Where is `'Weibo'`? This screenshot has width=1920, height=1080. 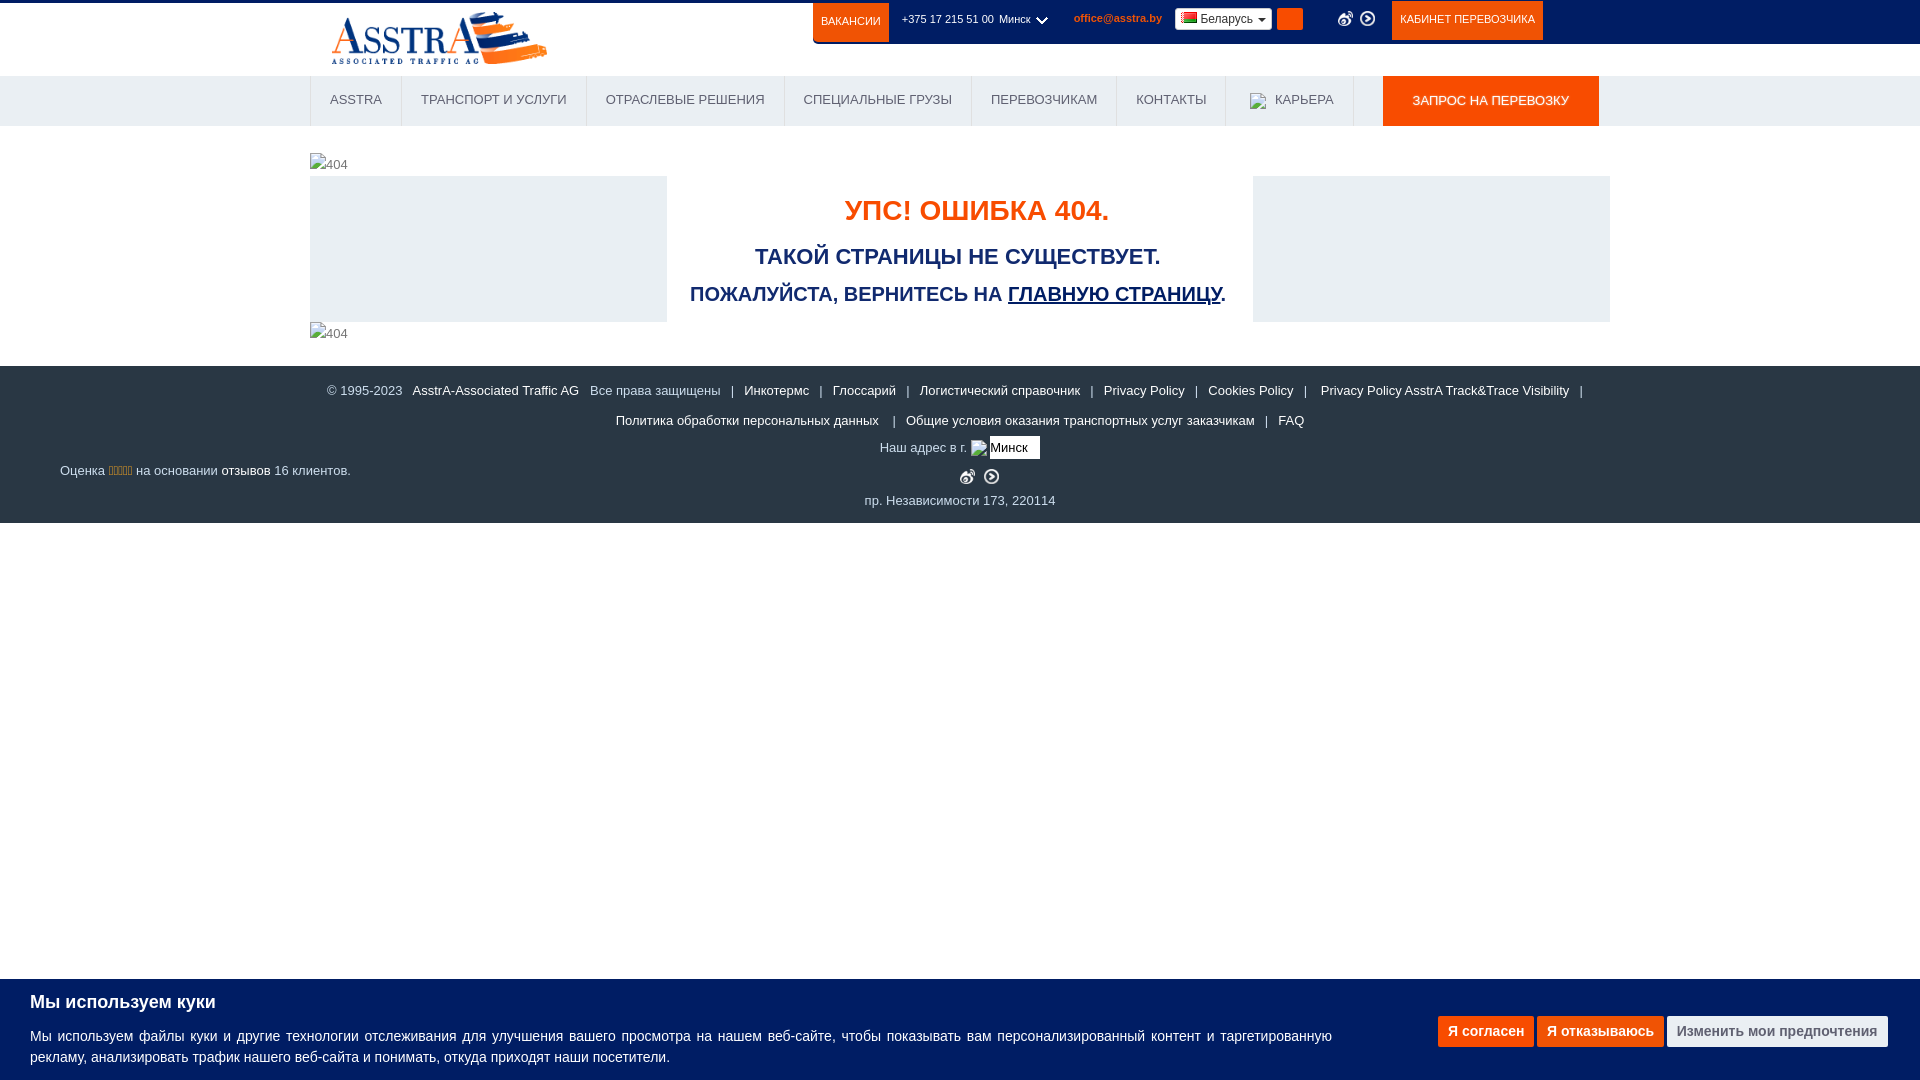 'Weibo' is located at coordinates (967, 476).